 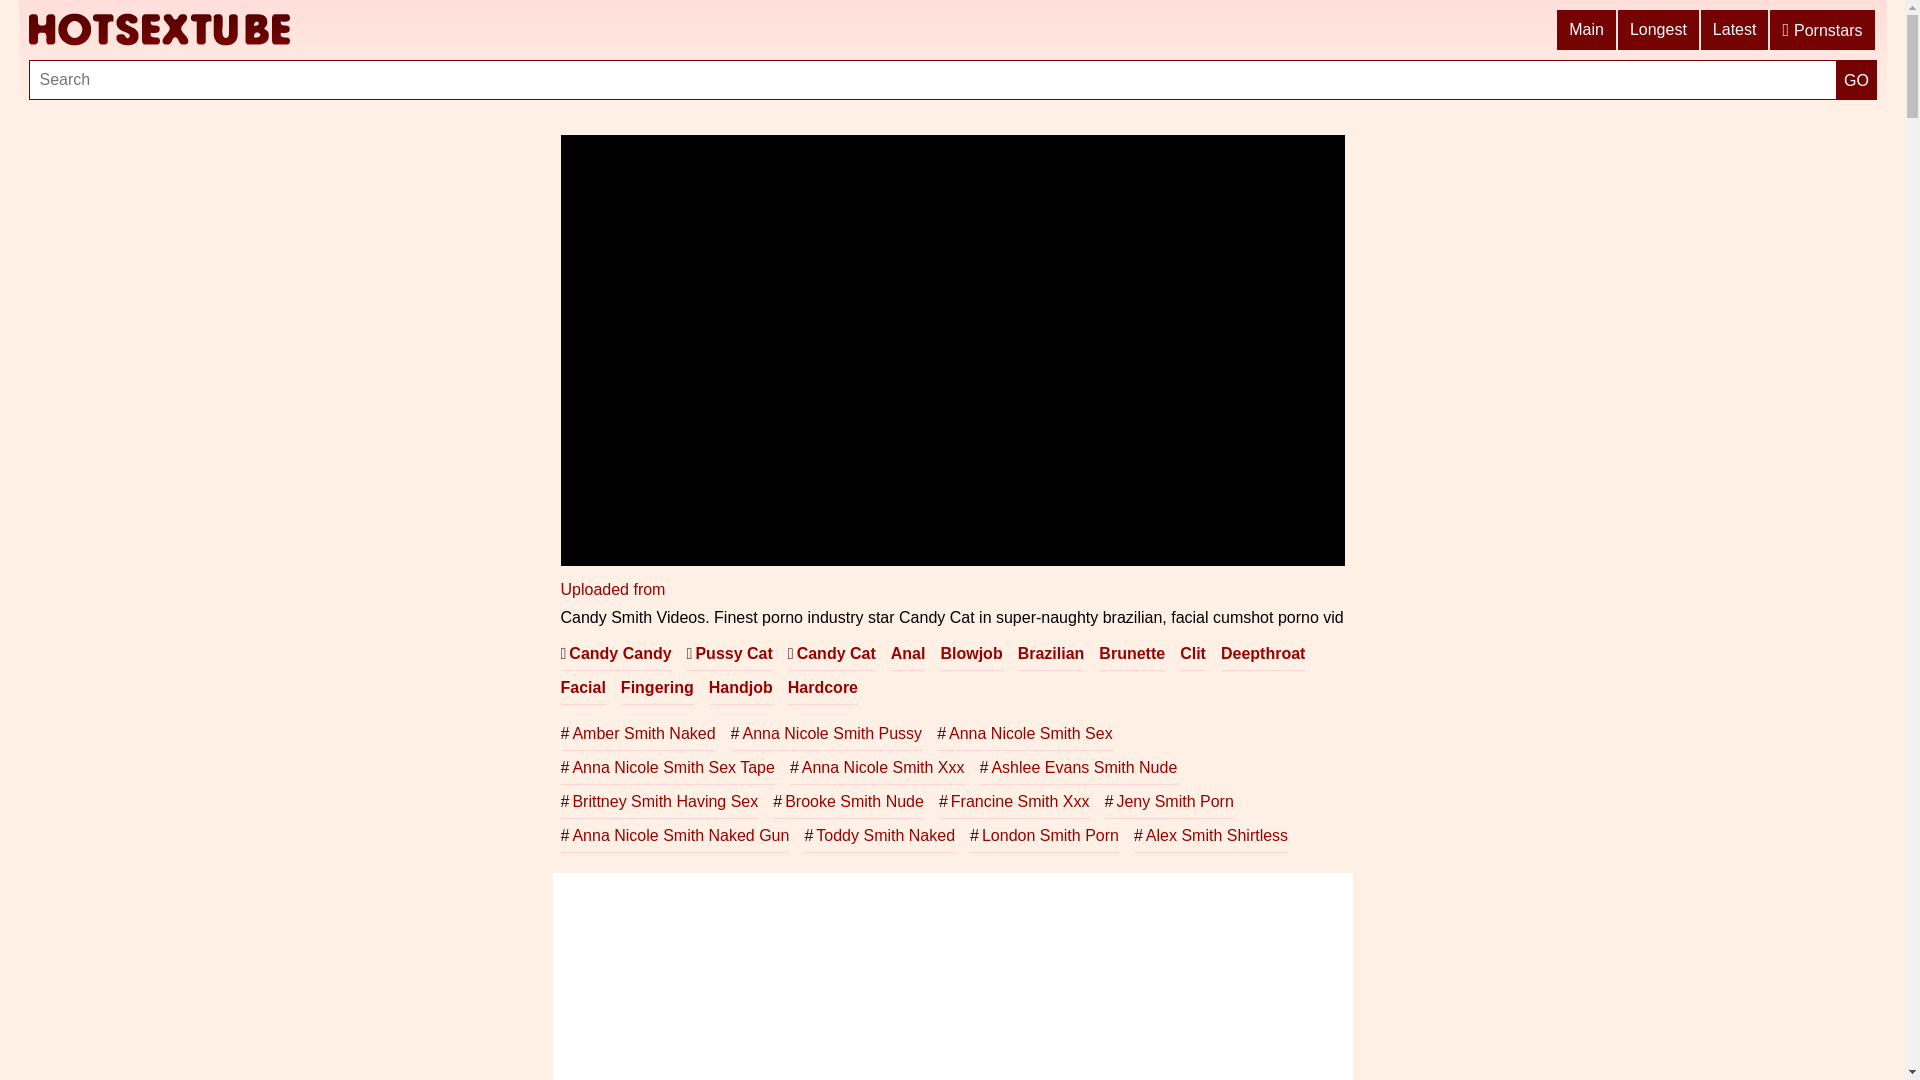 What do you see at coordinates (729, 733) in the screenshot?
I see `'Anna Nicole Smith Pussy'` at bounding box center [729, 733].